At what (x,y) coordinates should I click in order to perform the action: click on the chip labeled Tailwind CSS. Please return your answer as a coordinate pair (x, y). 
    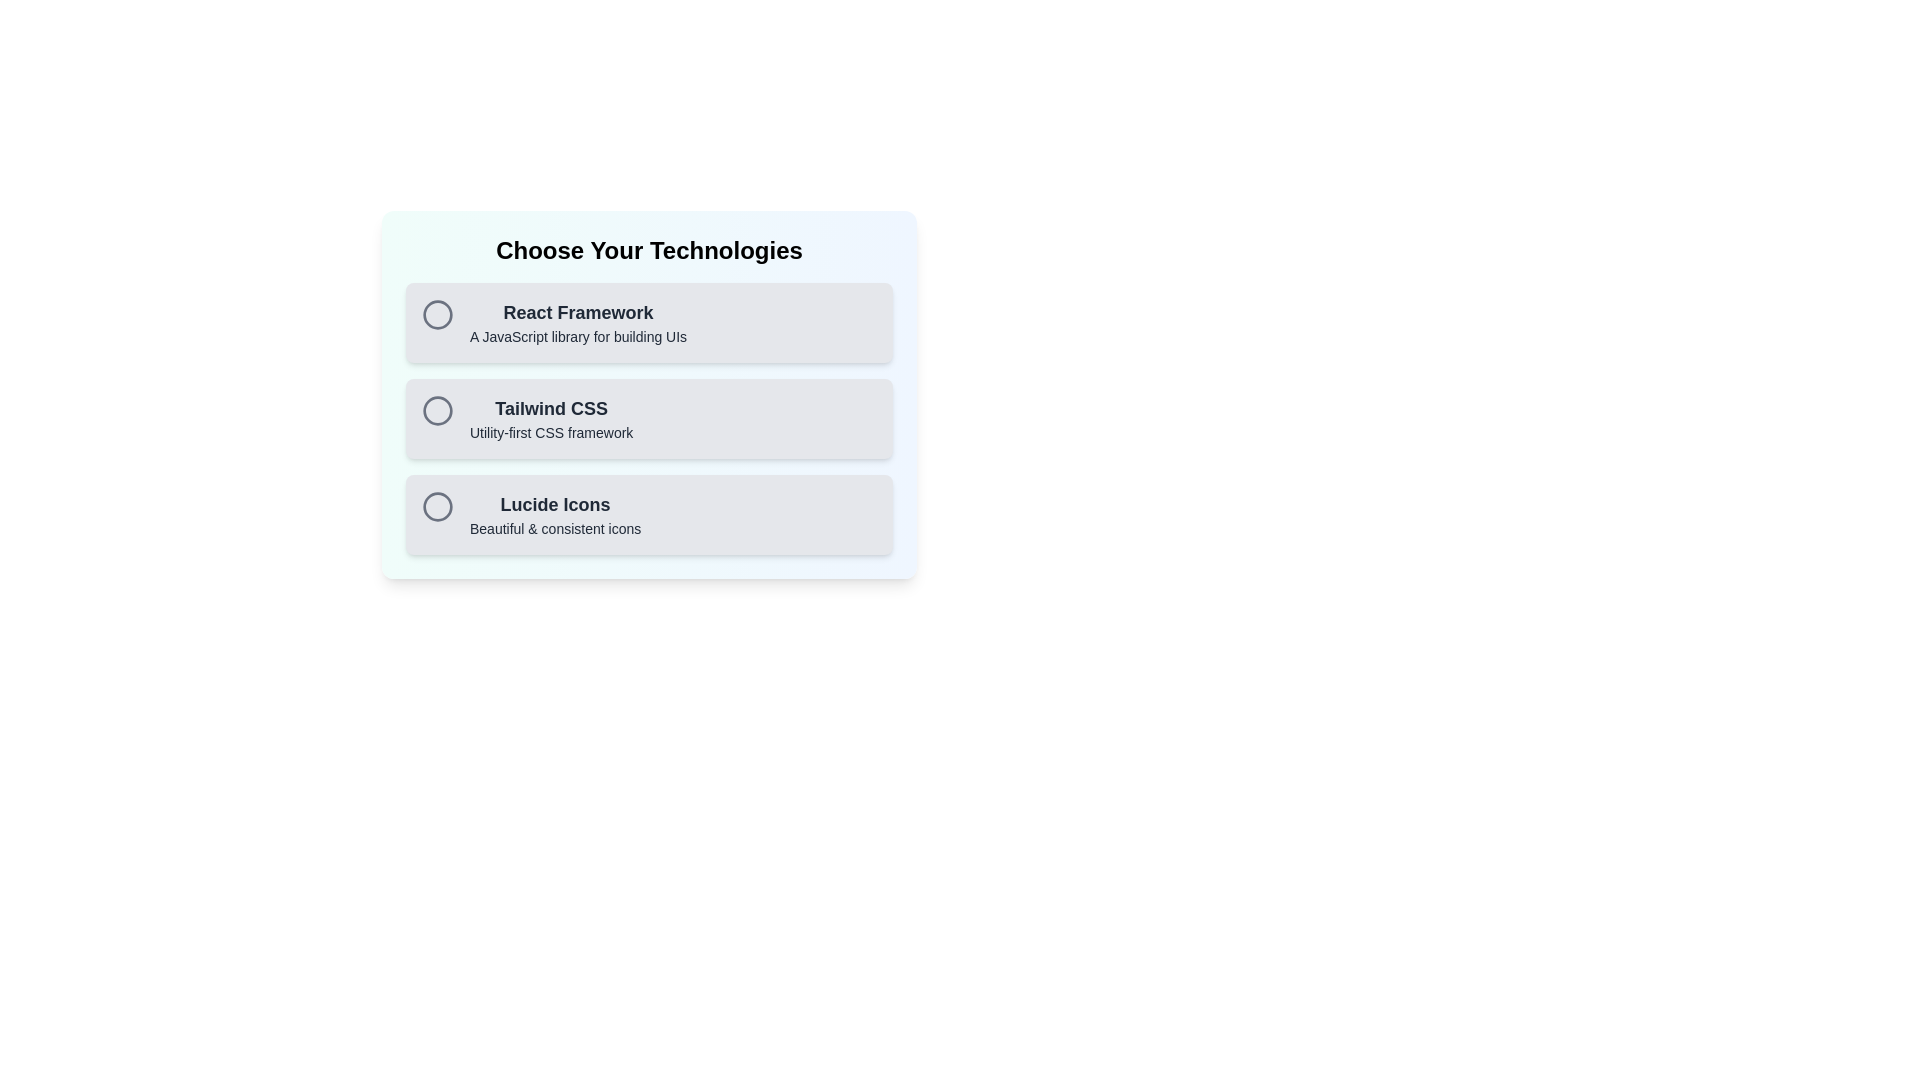
    Looking at the image, I should click on (649, 418).